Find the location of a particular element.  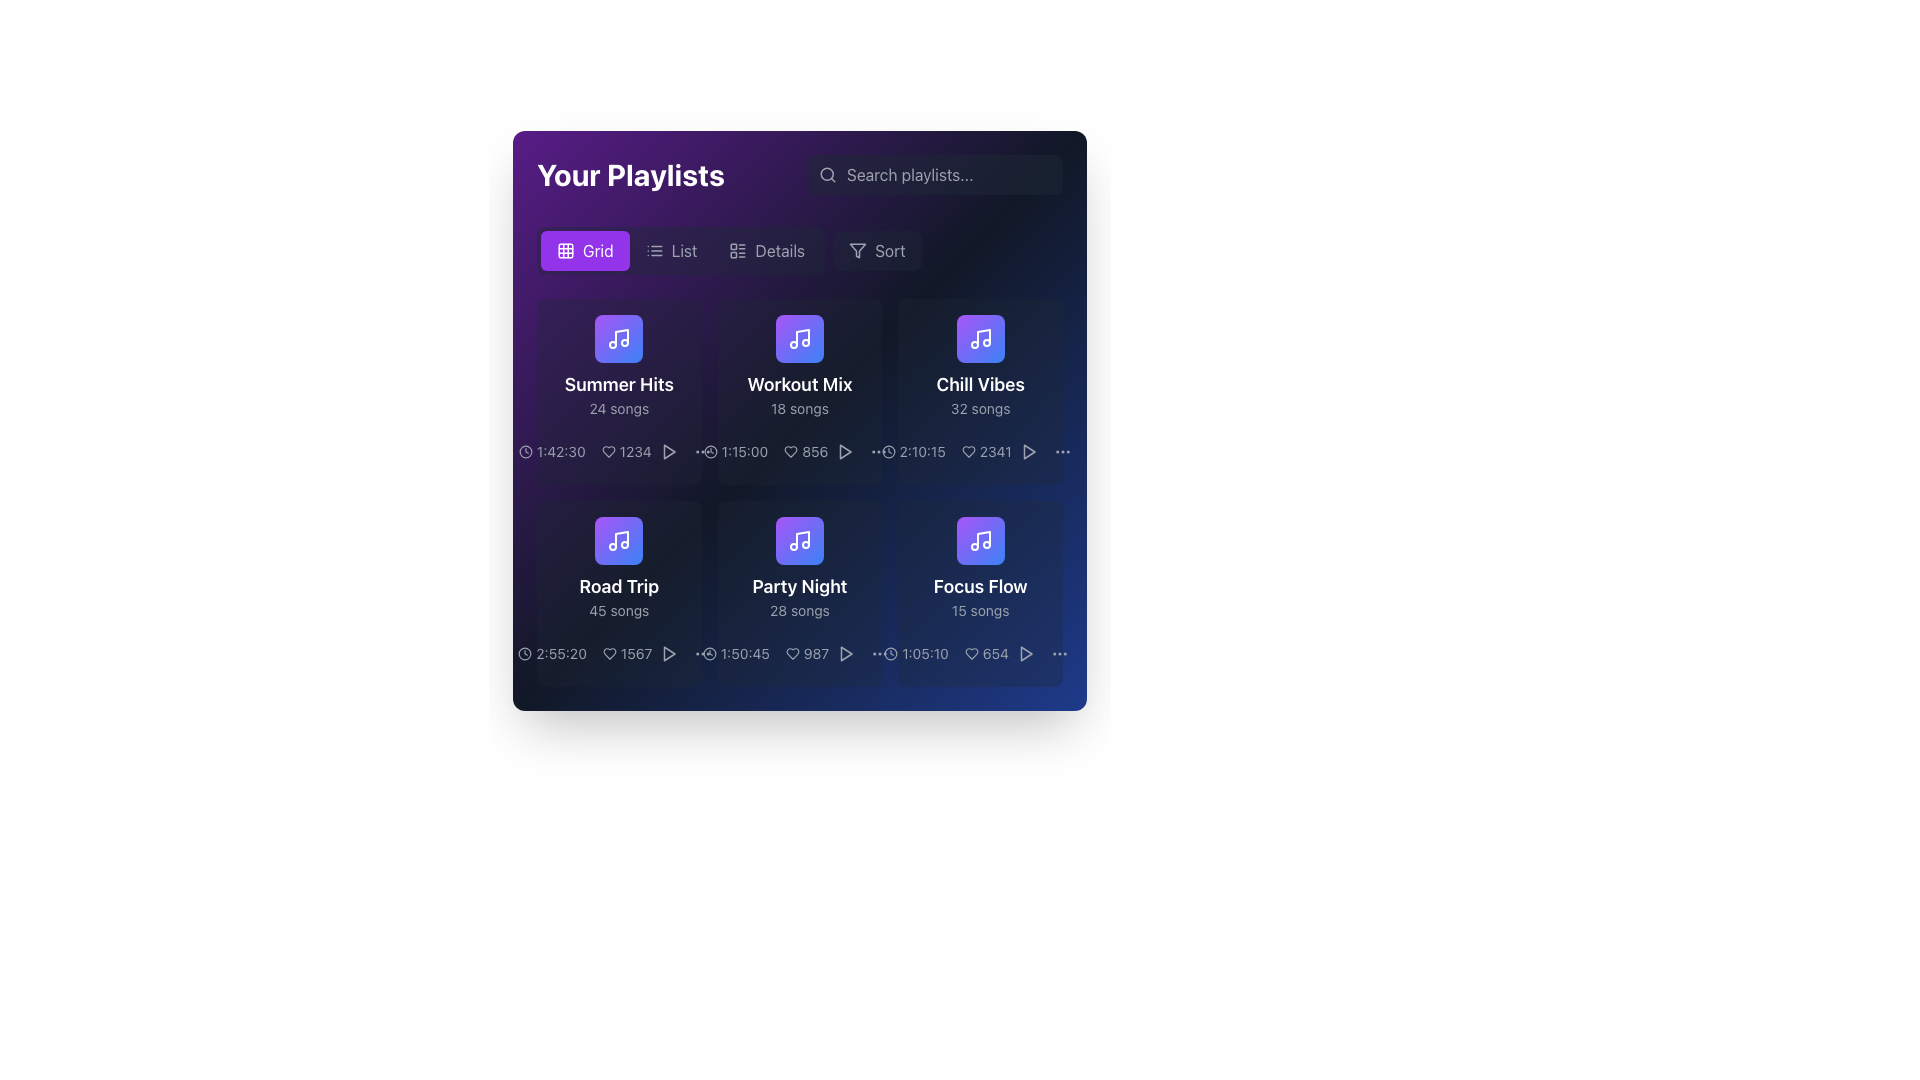

the play button on the 'Focus Flow' playlist card located in the bottom-right corner of the grid layout is located at coordinates (980, 593).